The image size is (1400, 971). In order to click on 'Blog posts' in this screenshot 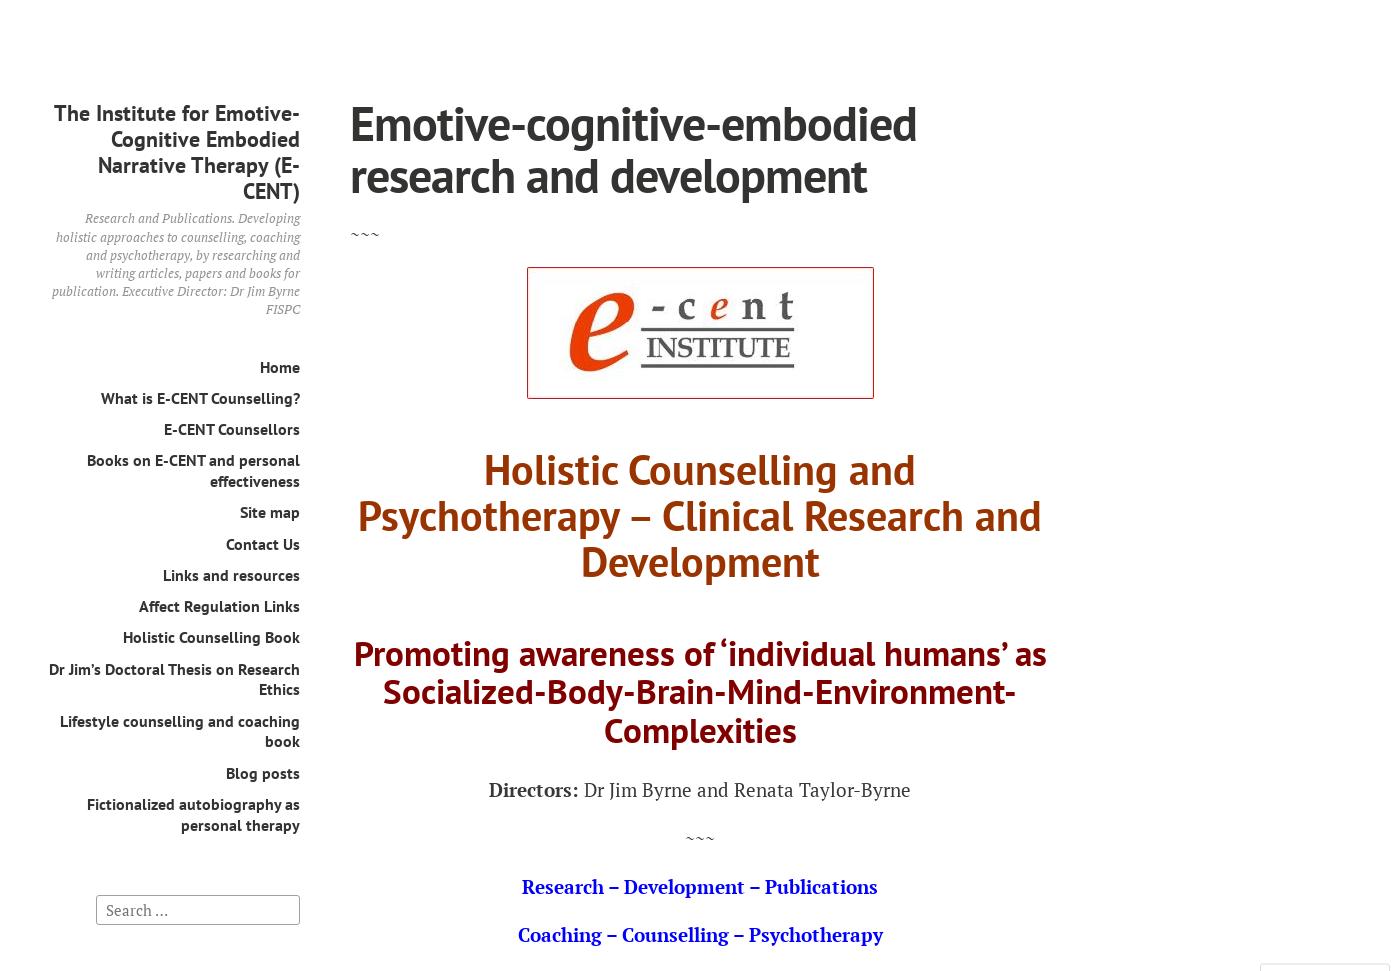, I will do `click(263, 772)`.